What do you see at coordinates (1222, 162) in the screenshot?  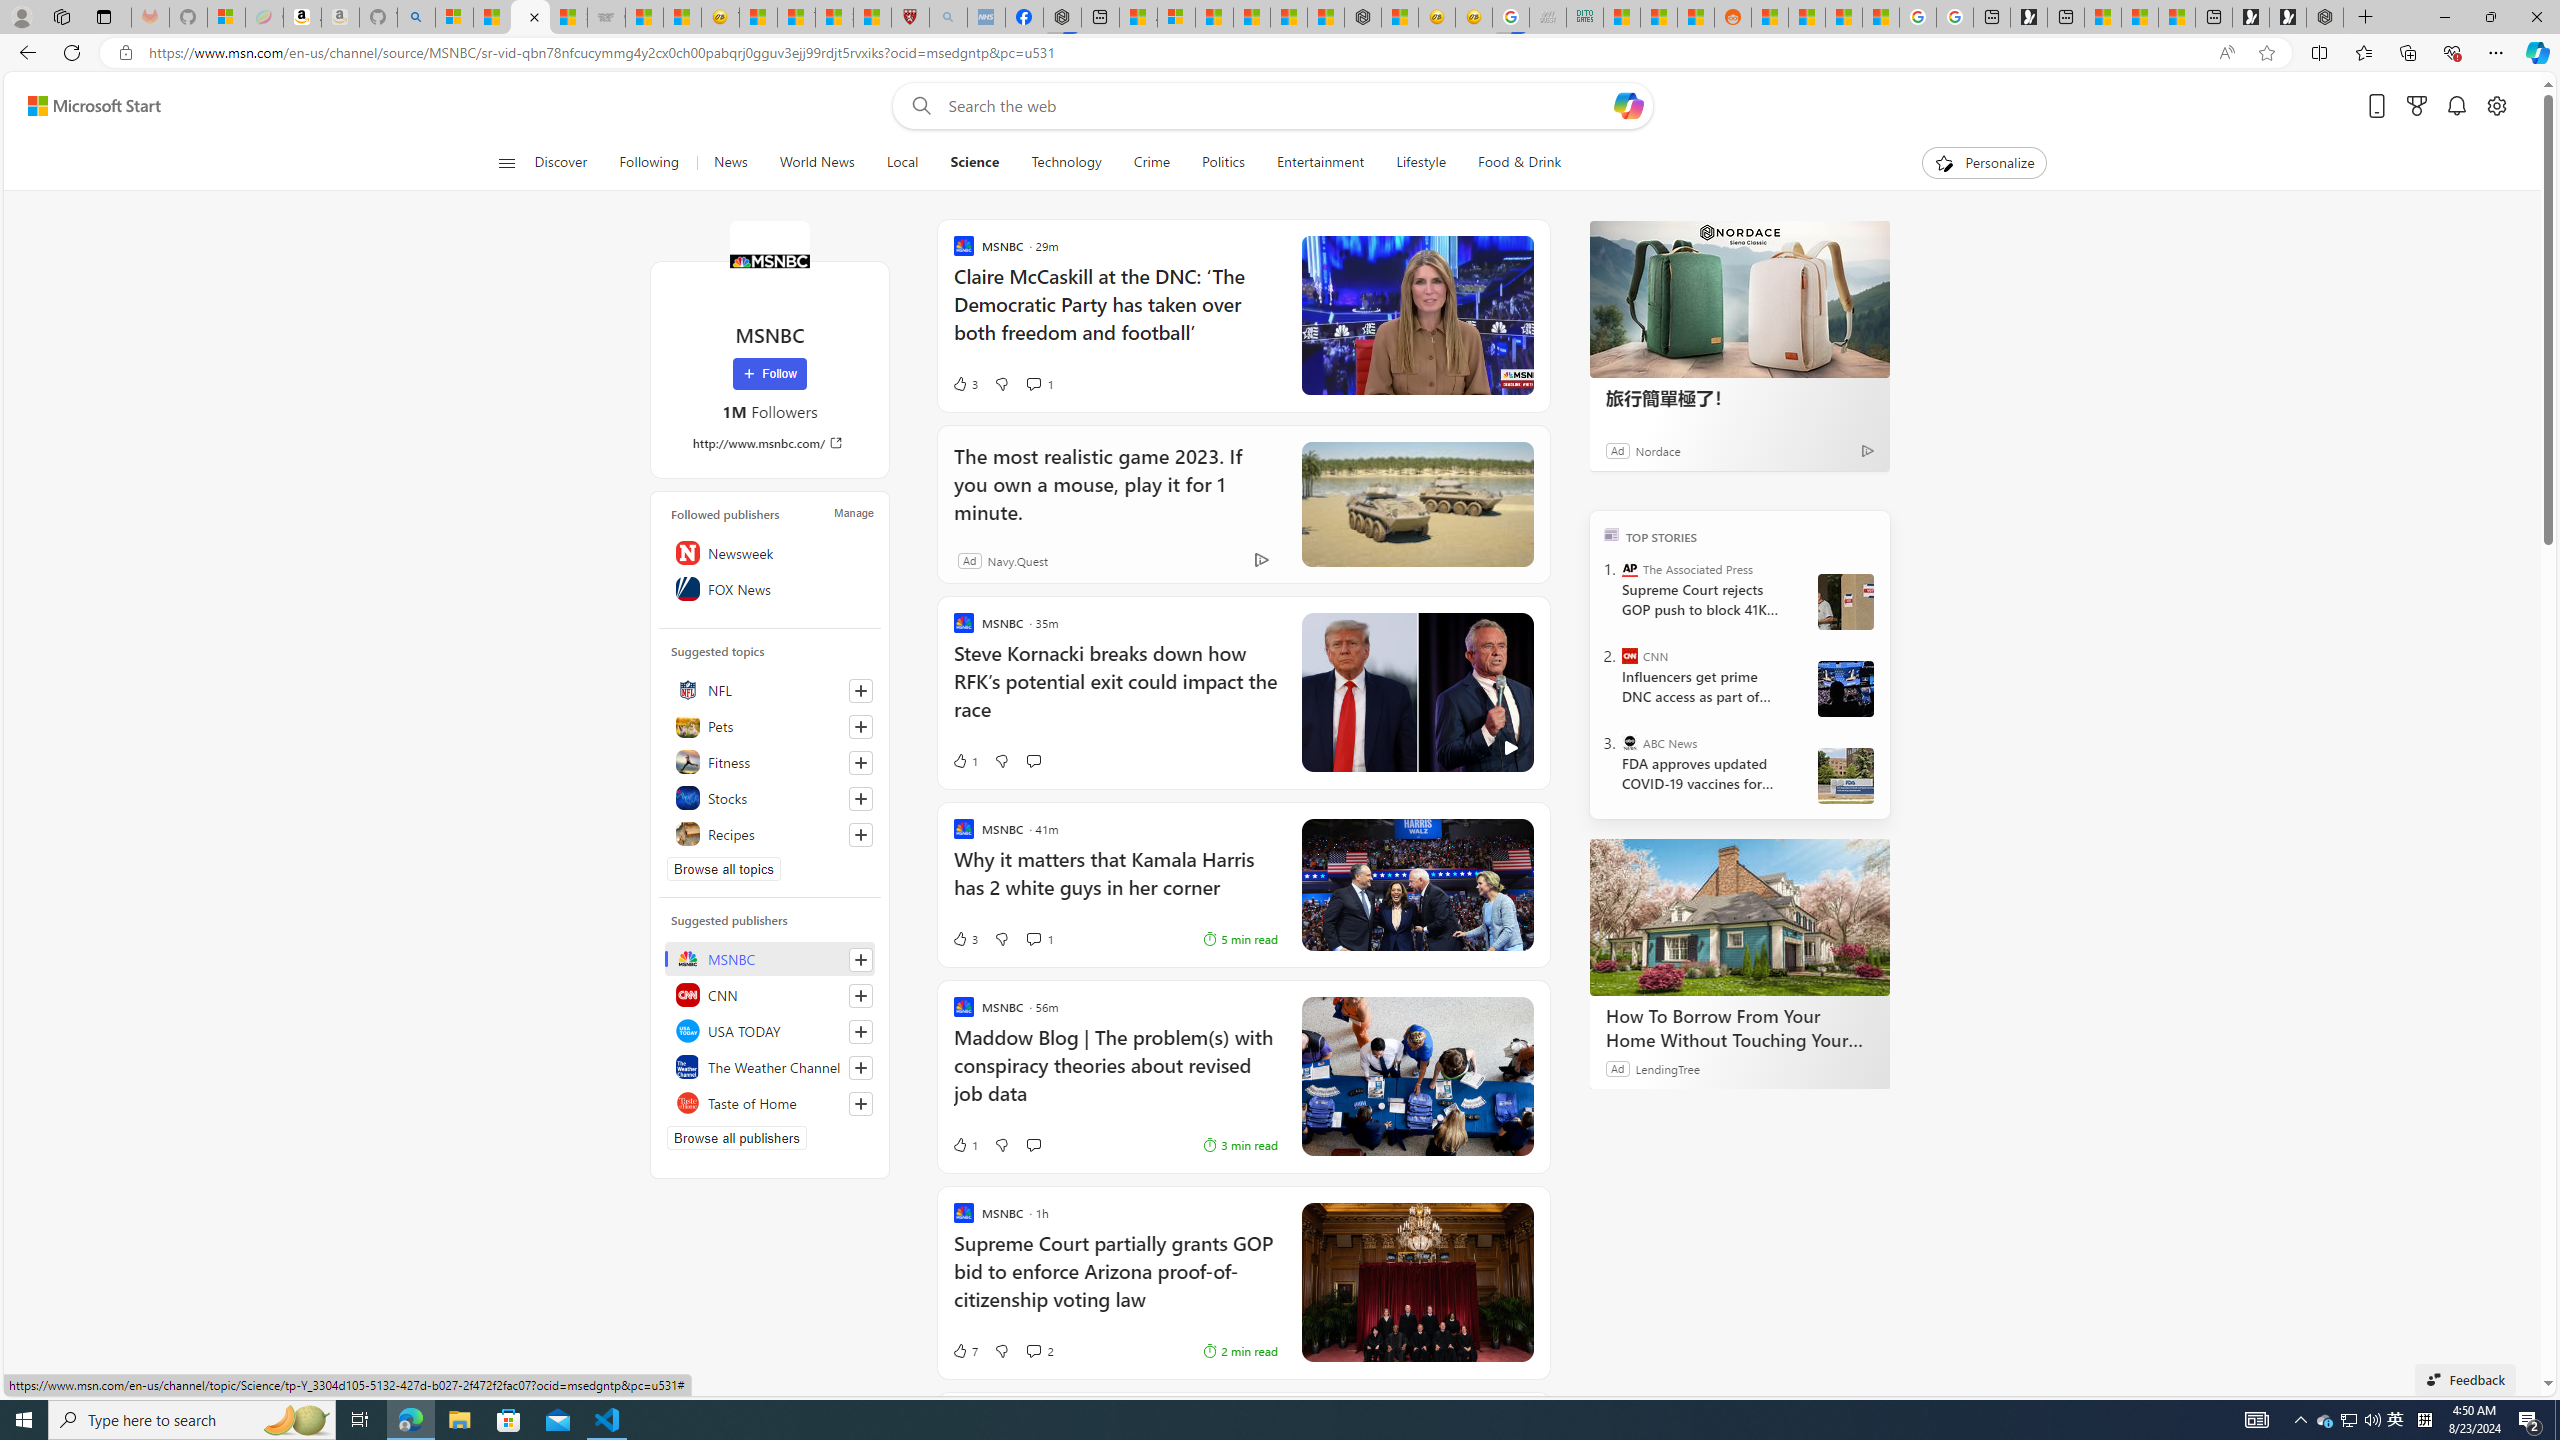 I see `'Politics'` at bounding box center [1222, 162].